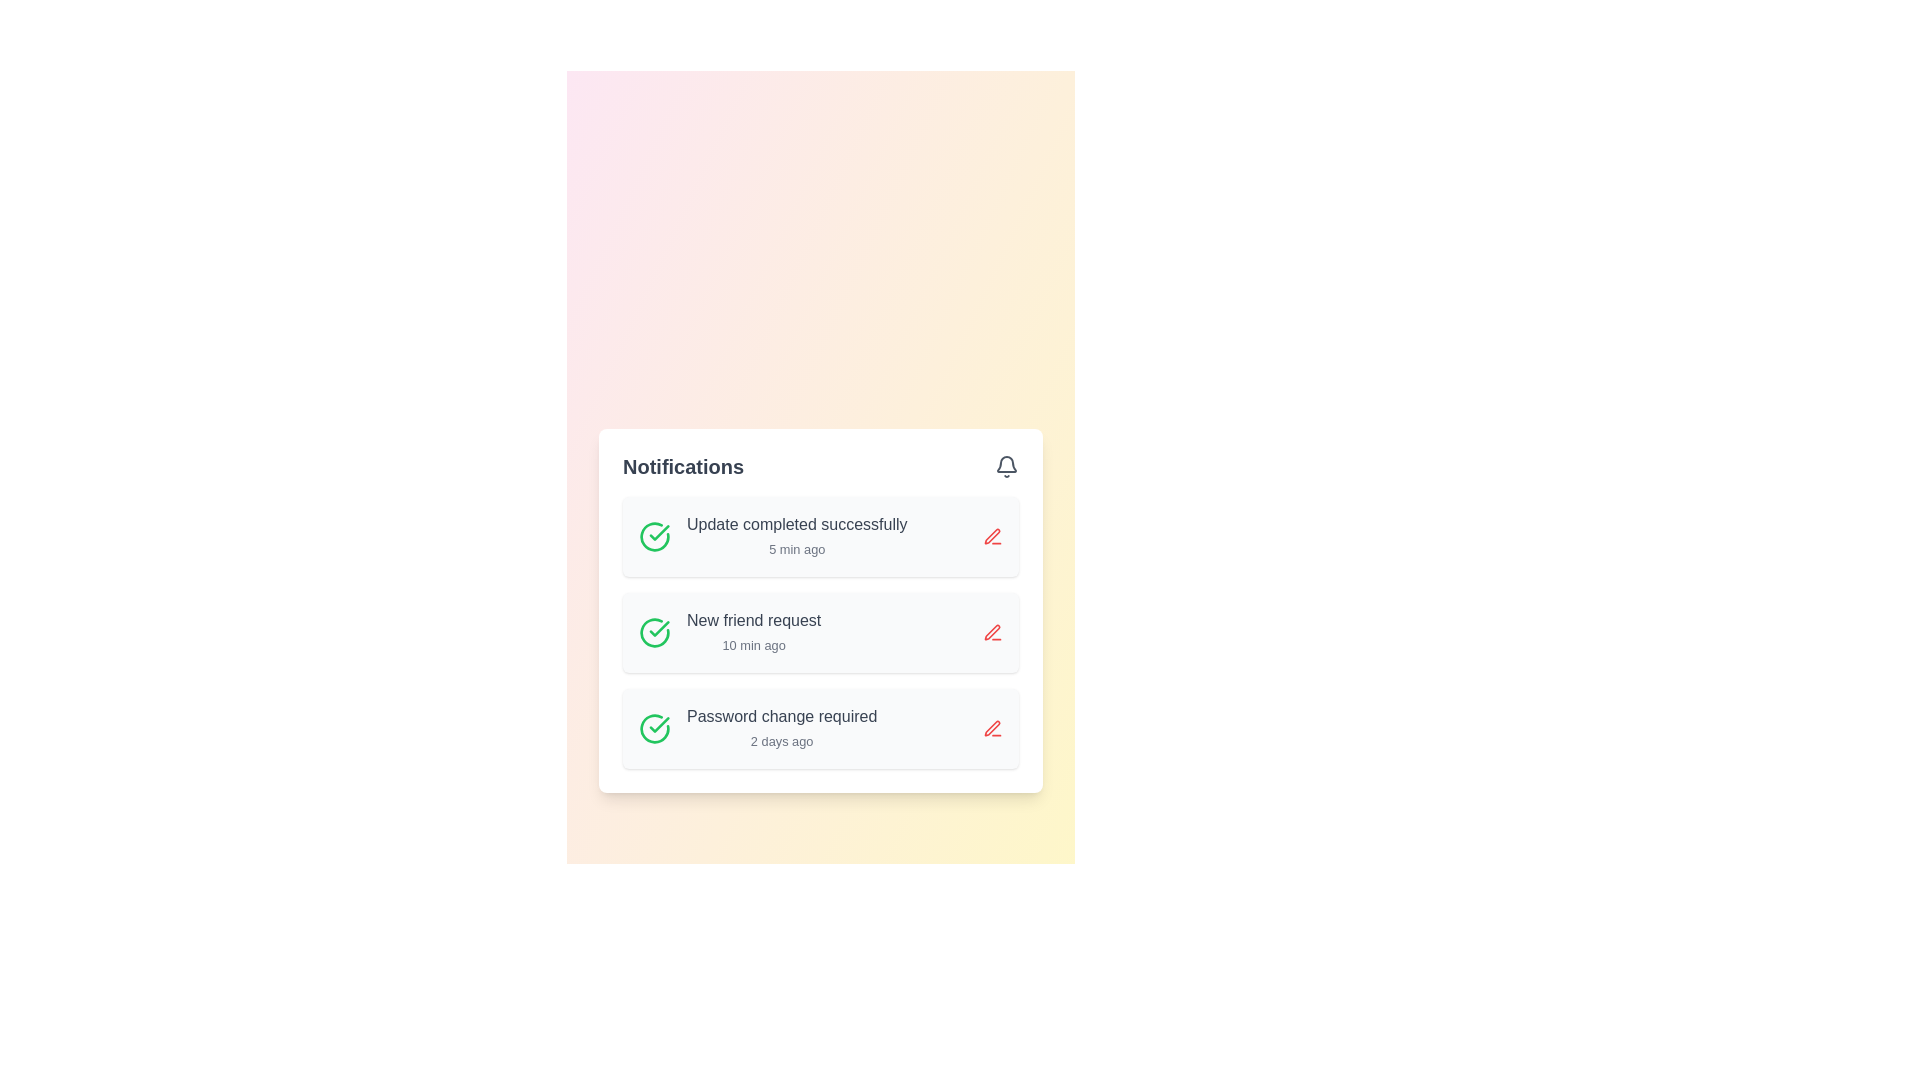 The height and width of the screenshot is (1080, 1920). What do you see at coordinates (992, 632) in the screenshot?
I see `the Icon button located in the bottom-right corner of the second notification box in the Notifications card, which allows users to edit the associated notification content` at bounding box center [992, 632].